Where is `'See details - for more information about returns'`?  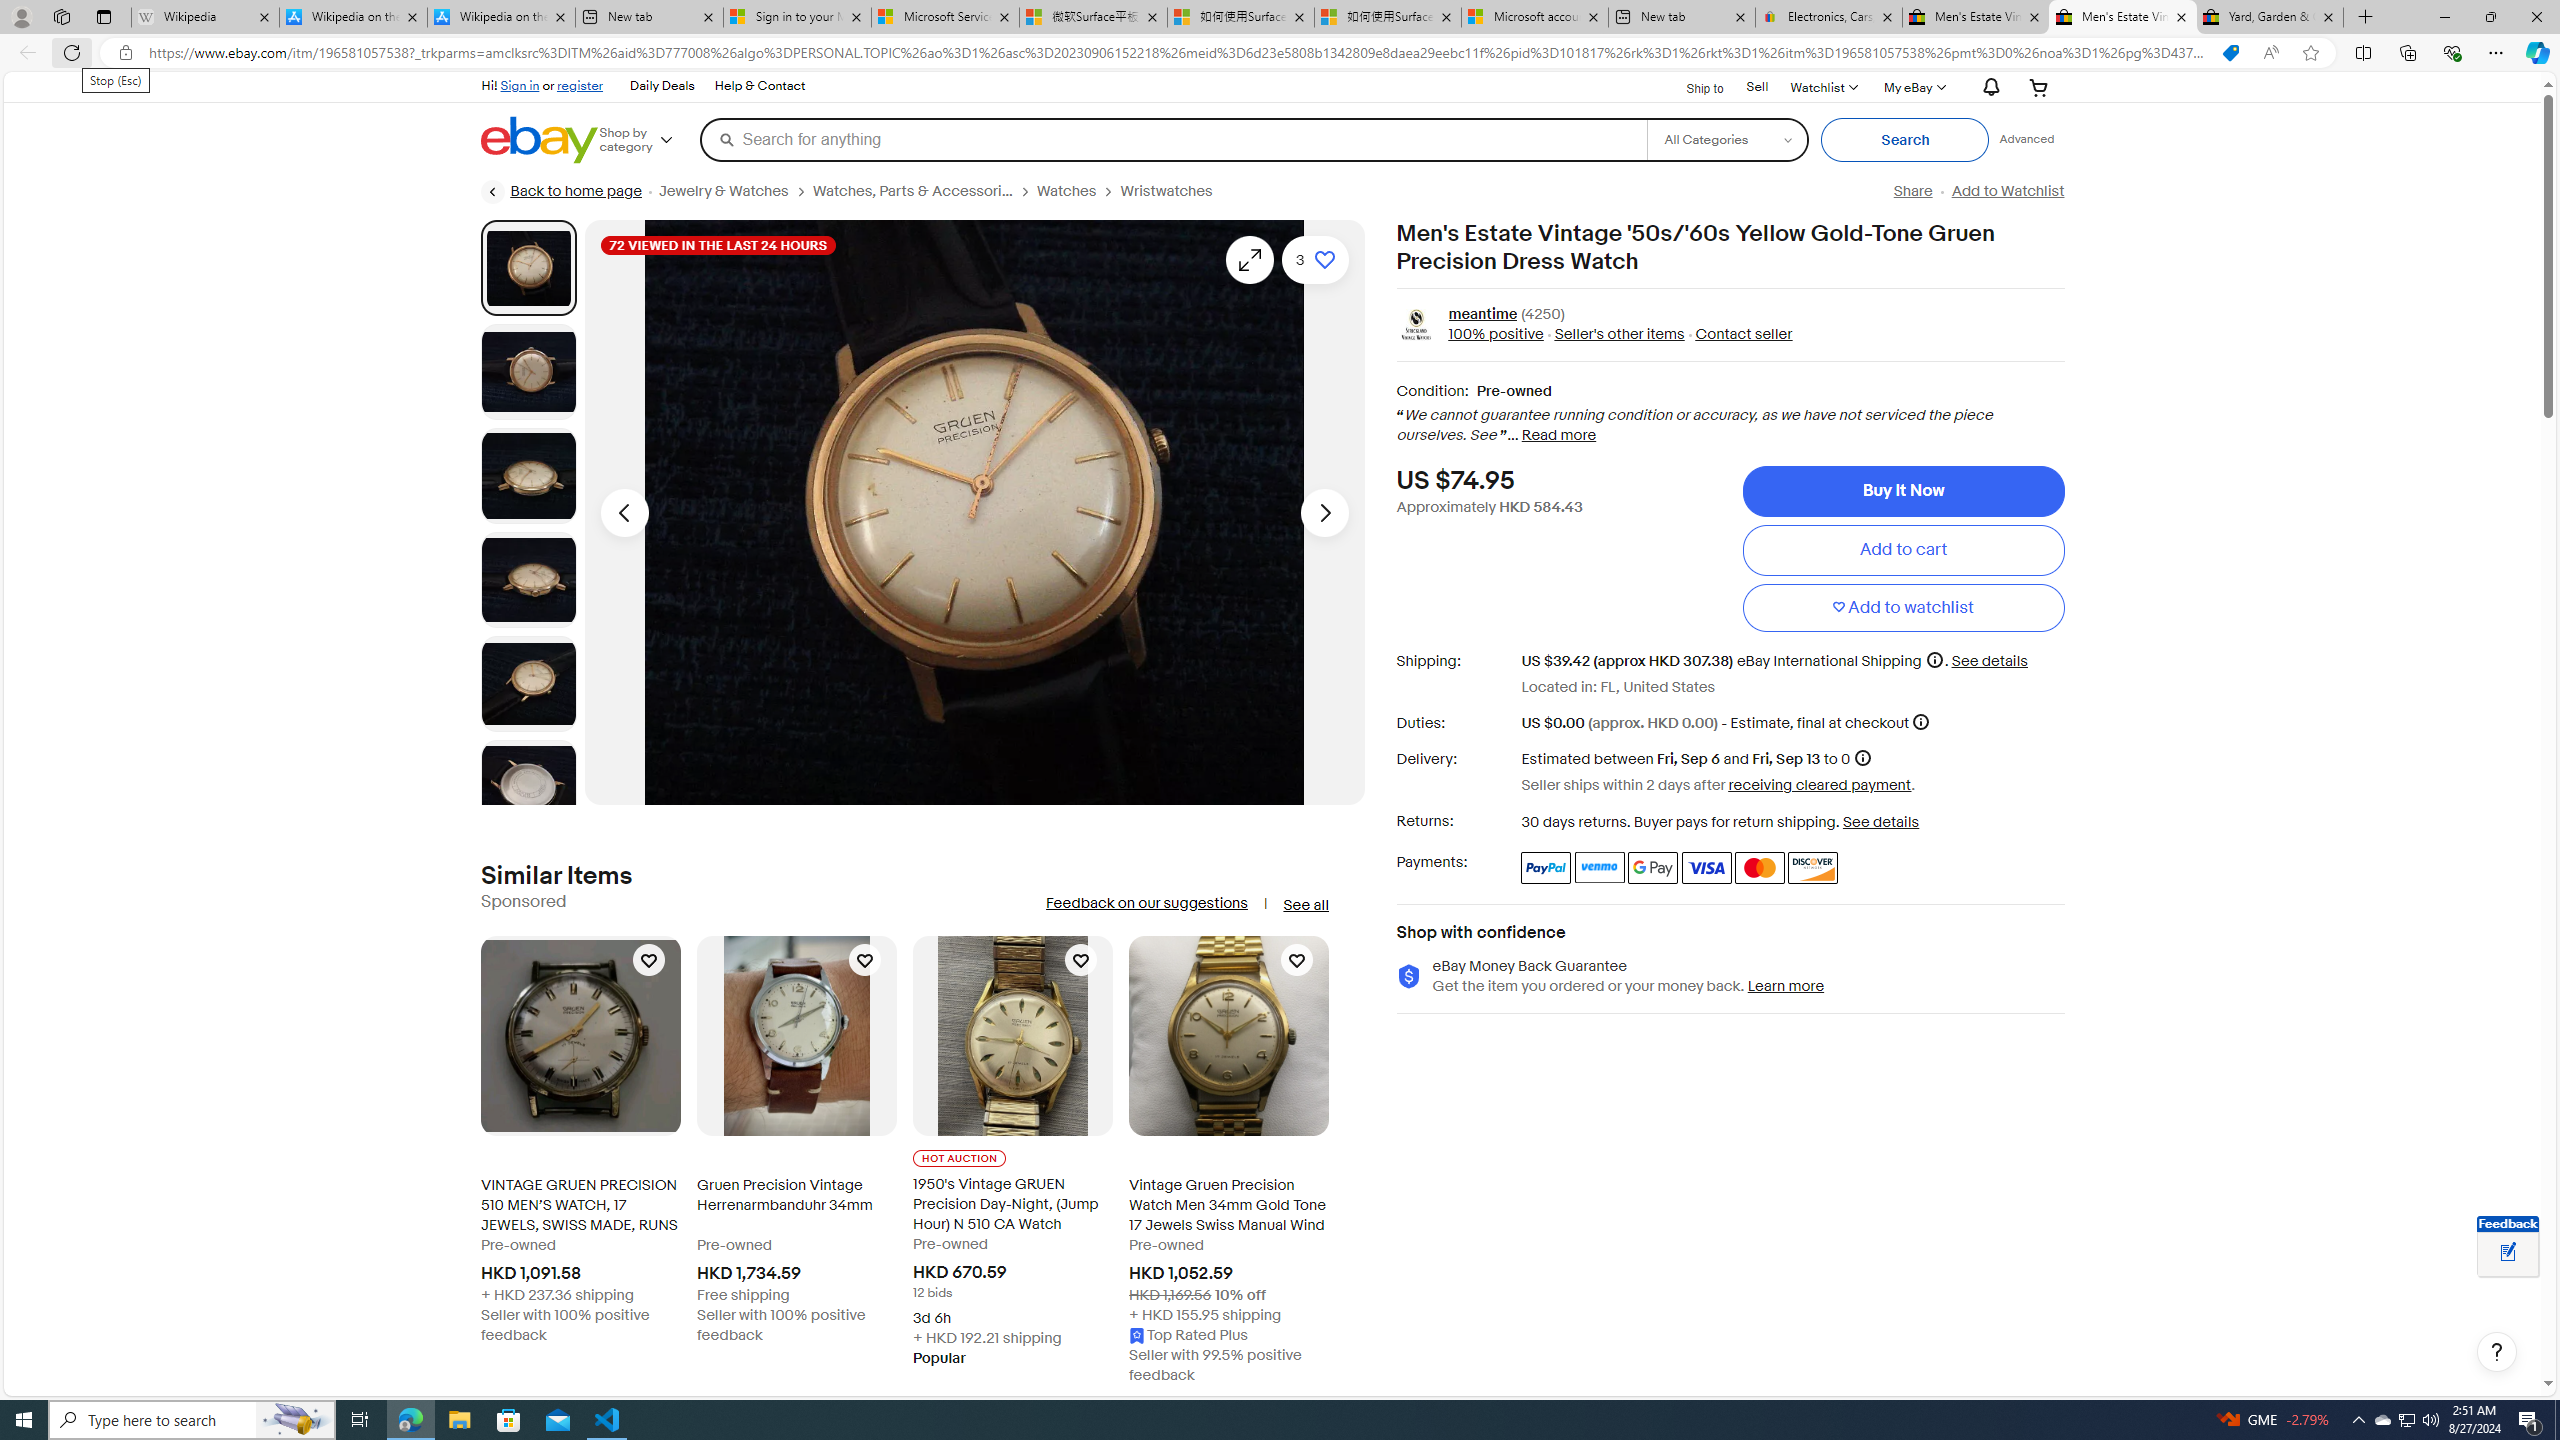
'See details - for more information about returns' is located at coordinates (1880, 822).